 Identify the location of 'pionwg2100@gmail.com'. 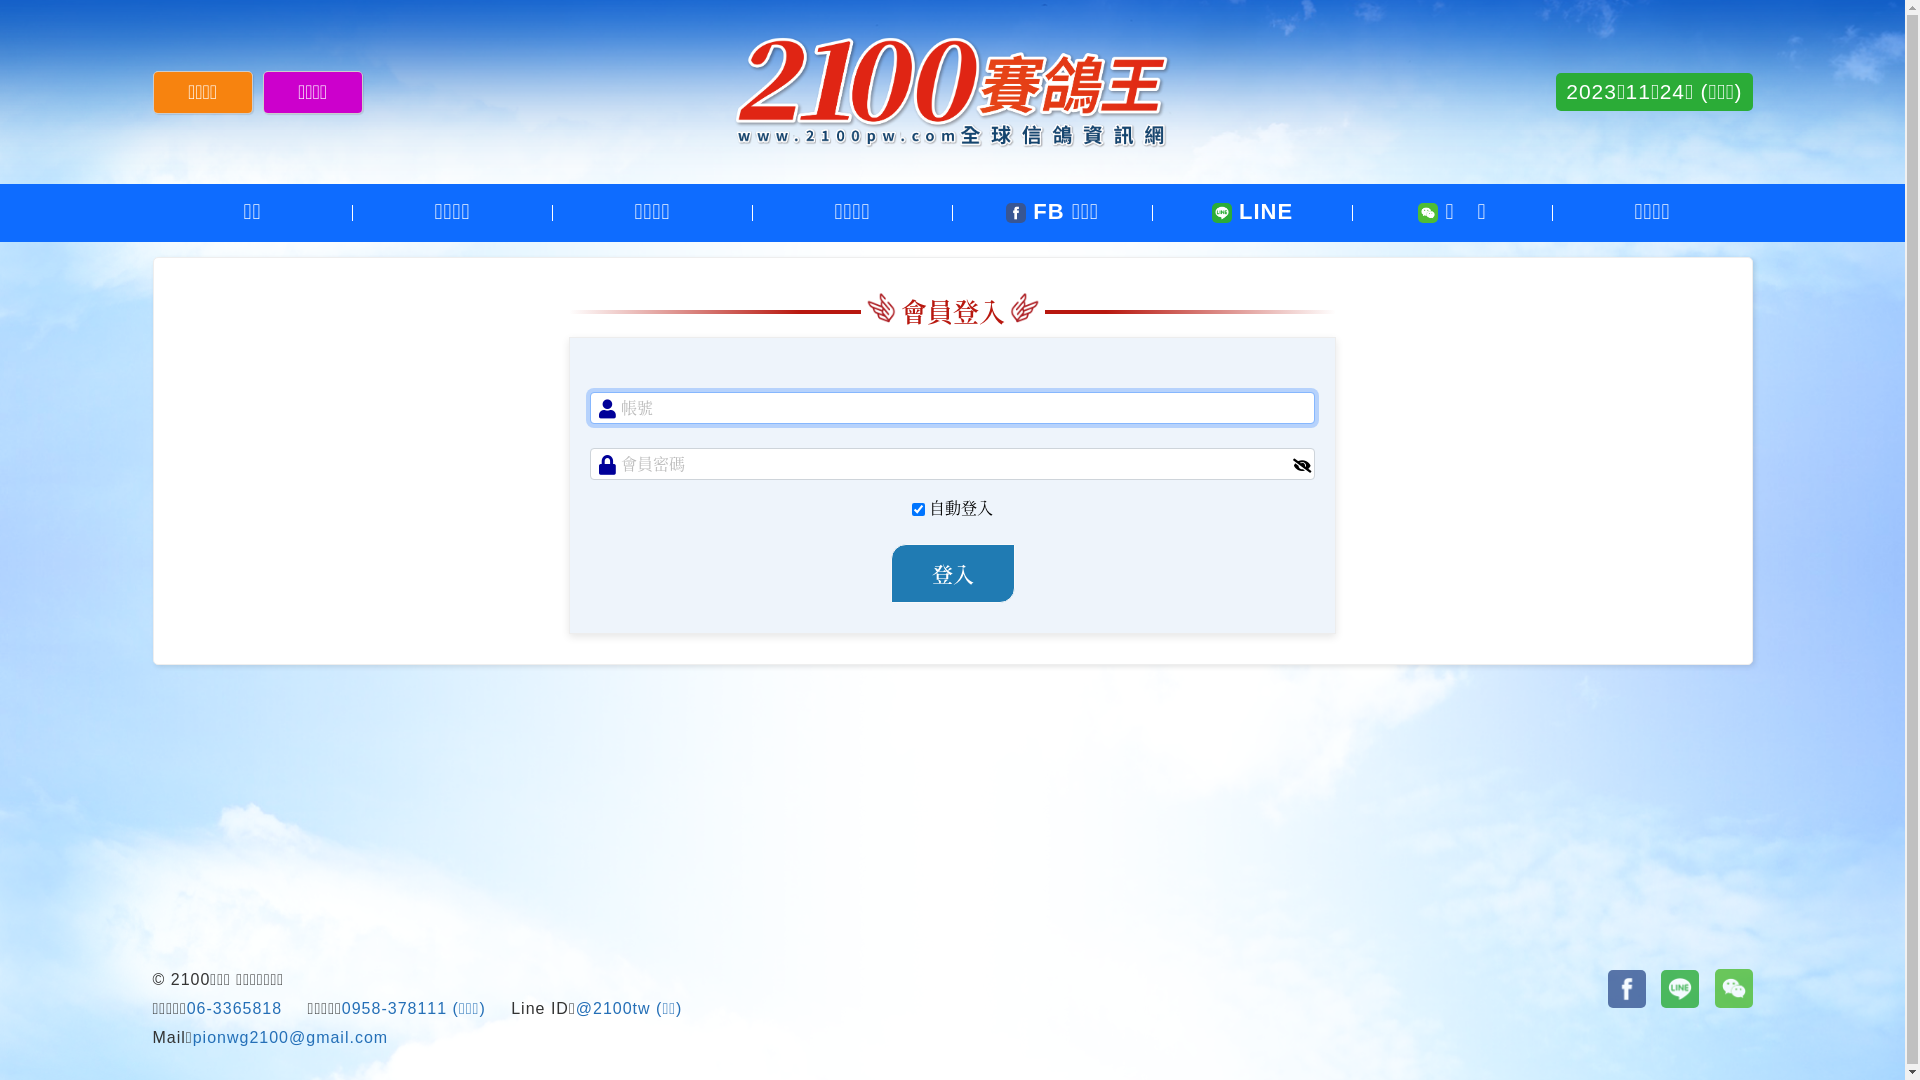
(192, 1036).